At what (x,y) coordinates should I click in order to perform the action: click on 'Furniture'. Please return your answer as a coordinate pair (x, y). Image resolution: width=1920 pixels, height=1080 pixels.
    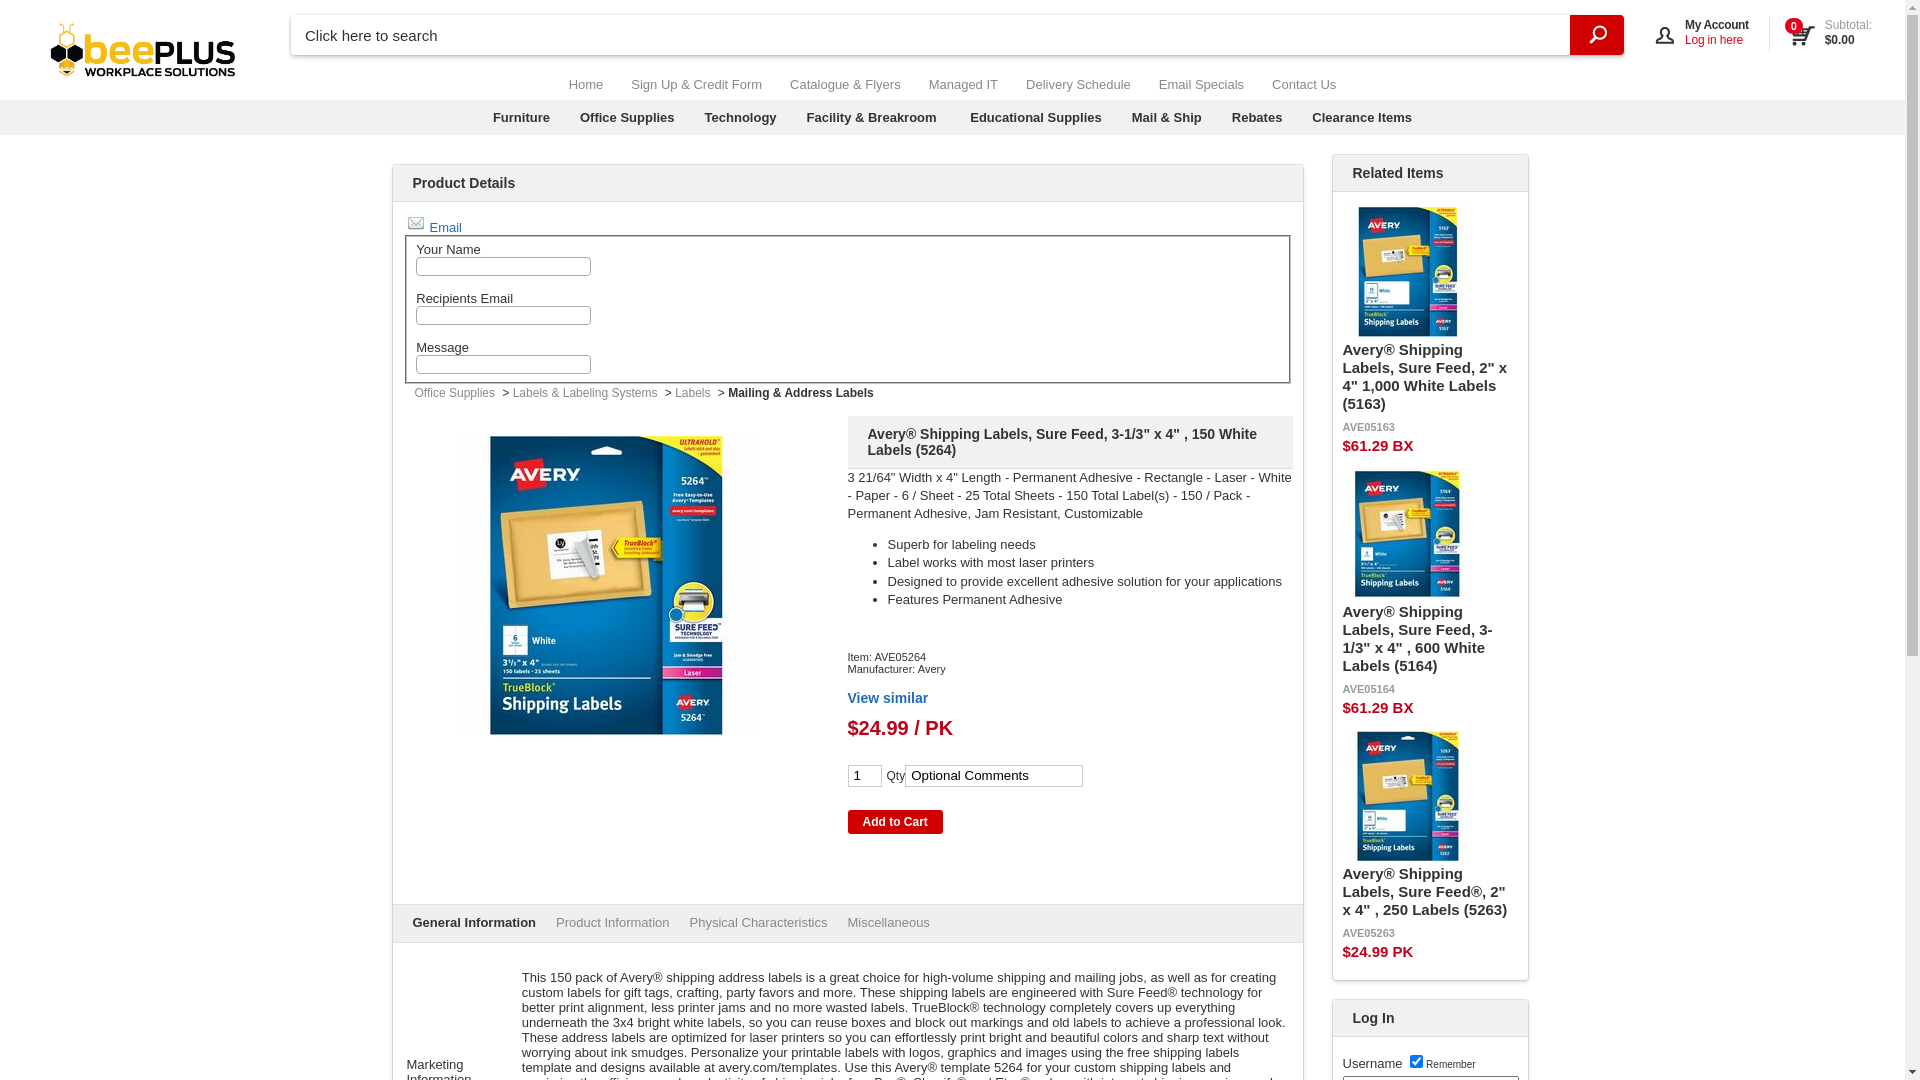
    Looking at the image, I should click on (521, 117).